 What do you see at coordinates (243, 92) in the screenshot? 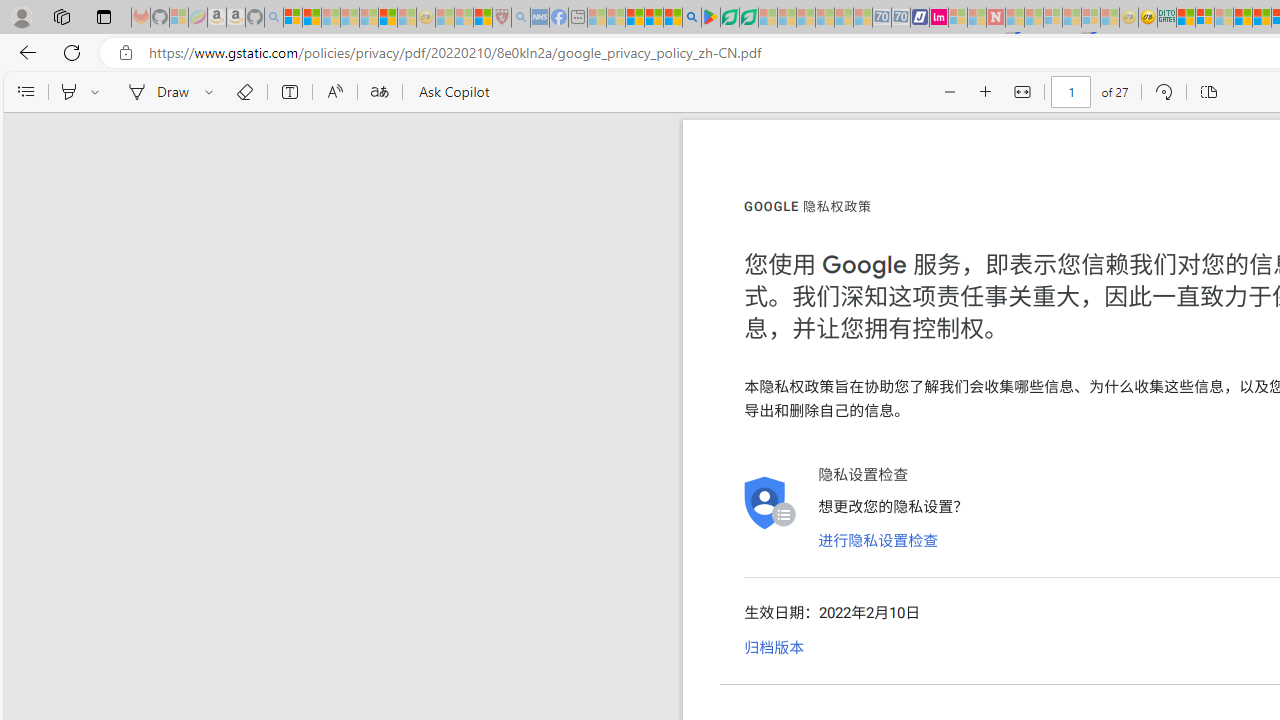
I see `'Erase'` at bounding box center [243, 92].